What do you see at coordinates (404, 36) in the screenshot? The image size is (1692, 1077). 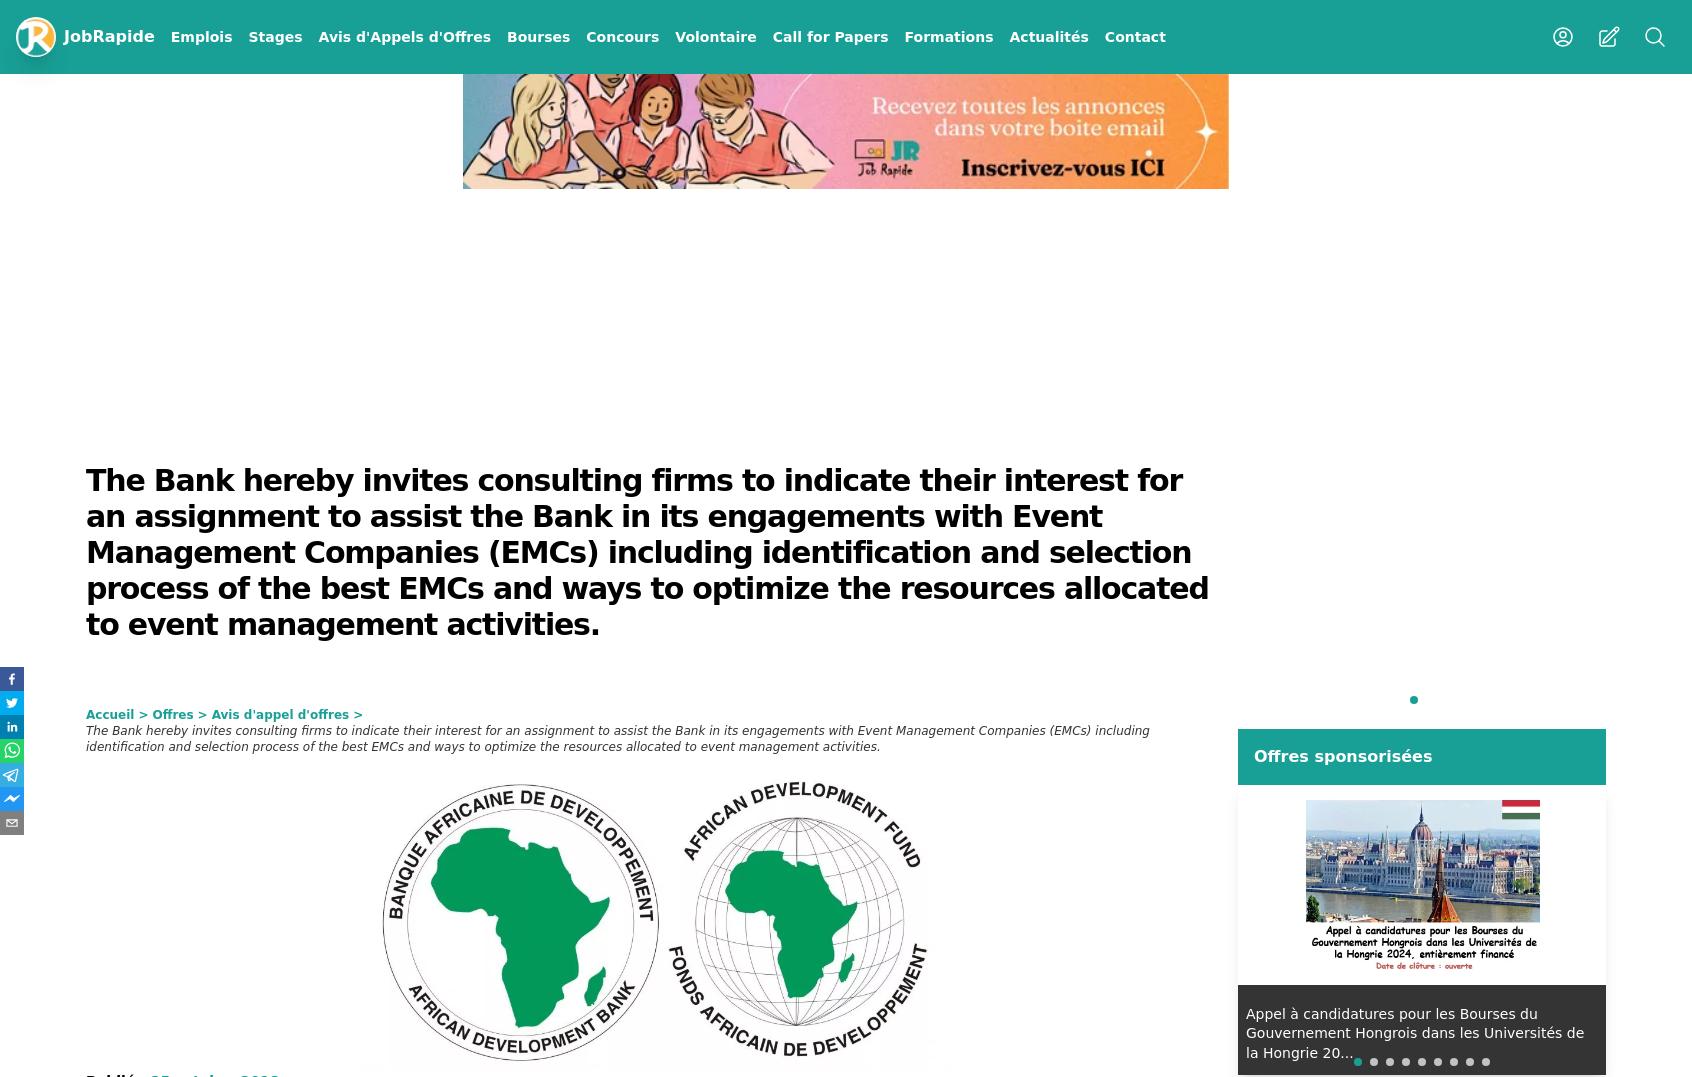 I see `'Avis d'Appels d'Offres'` at bounding box center [404, 36].